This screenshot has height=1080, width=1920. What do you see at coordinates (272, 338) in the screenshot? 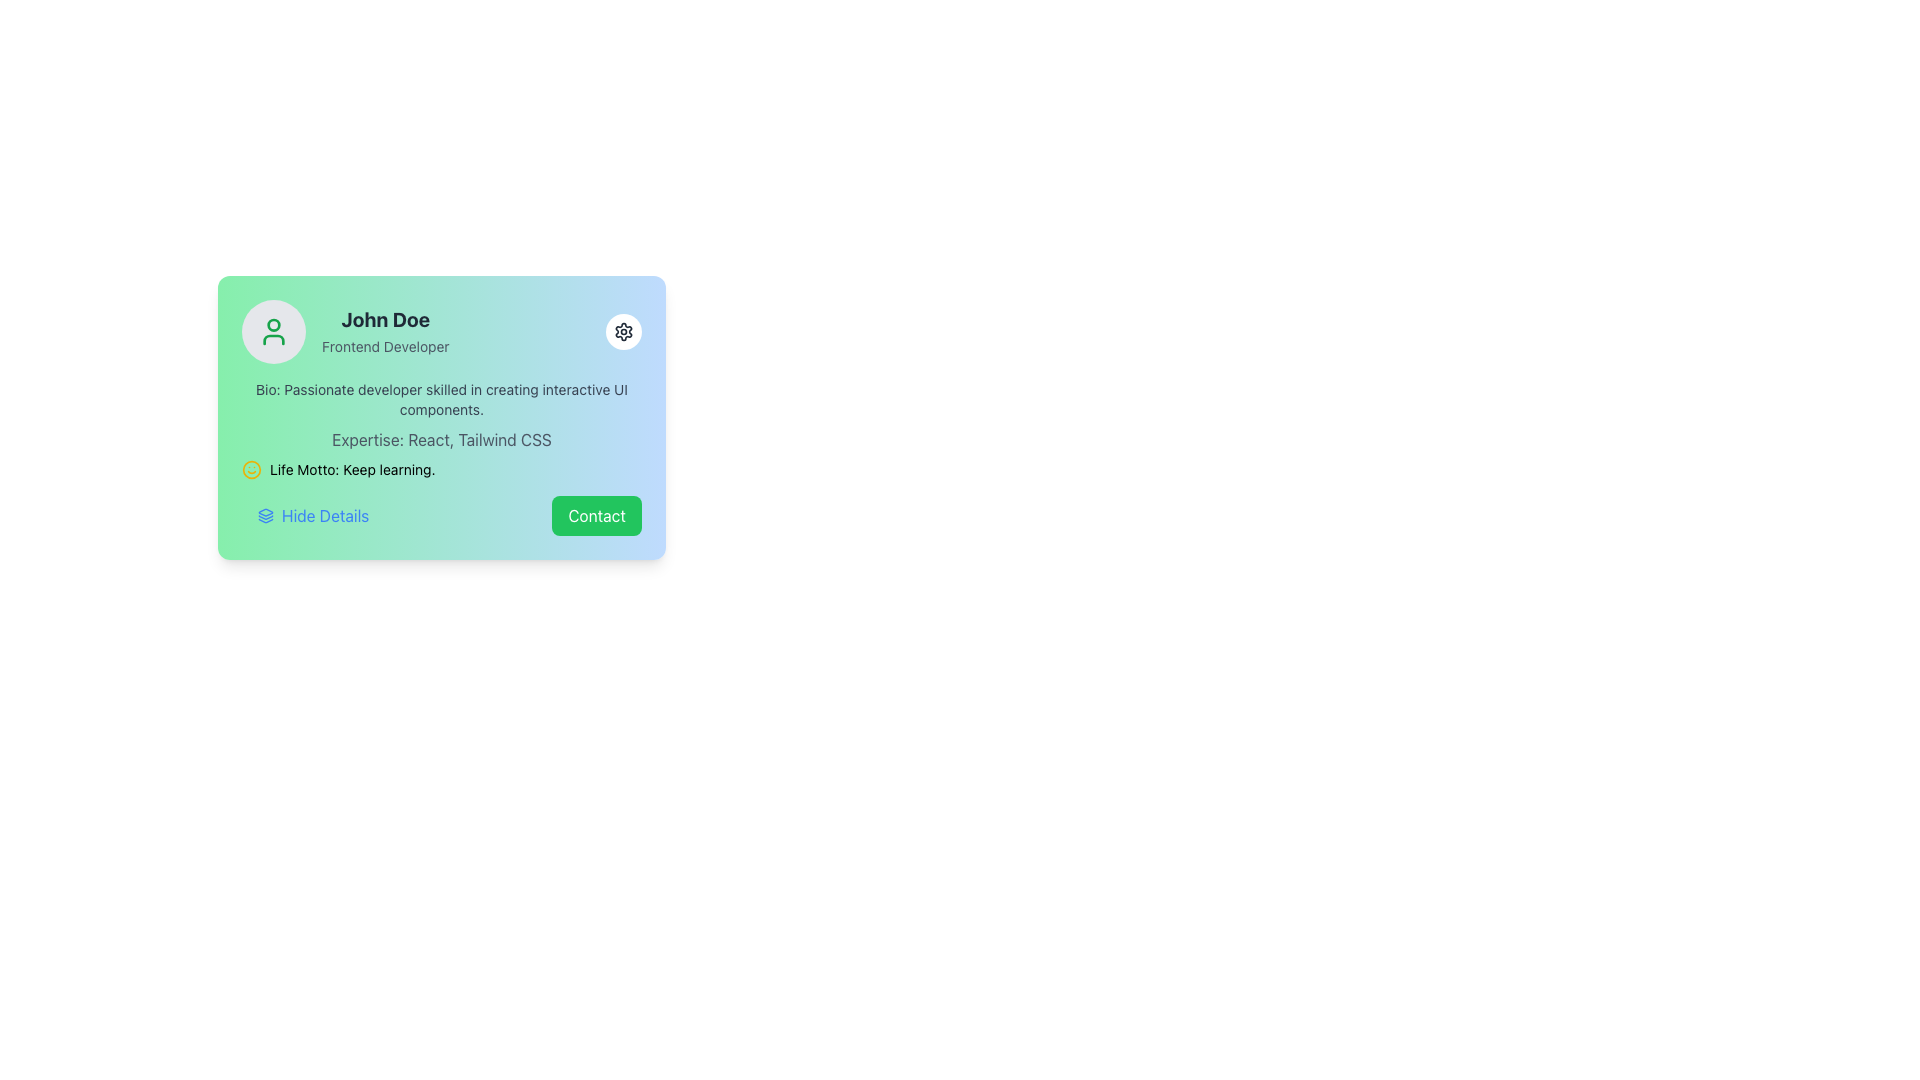
I see `the lower part of the user silhouette SVG icon, which depicts the outline of shoulders and neck in the profile picture on the user card` at bounding box center [272, 338].